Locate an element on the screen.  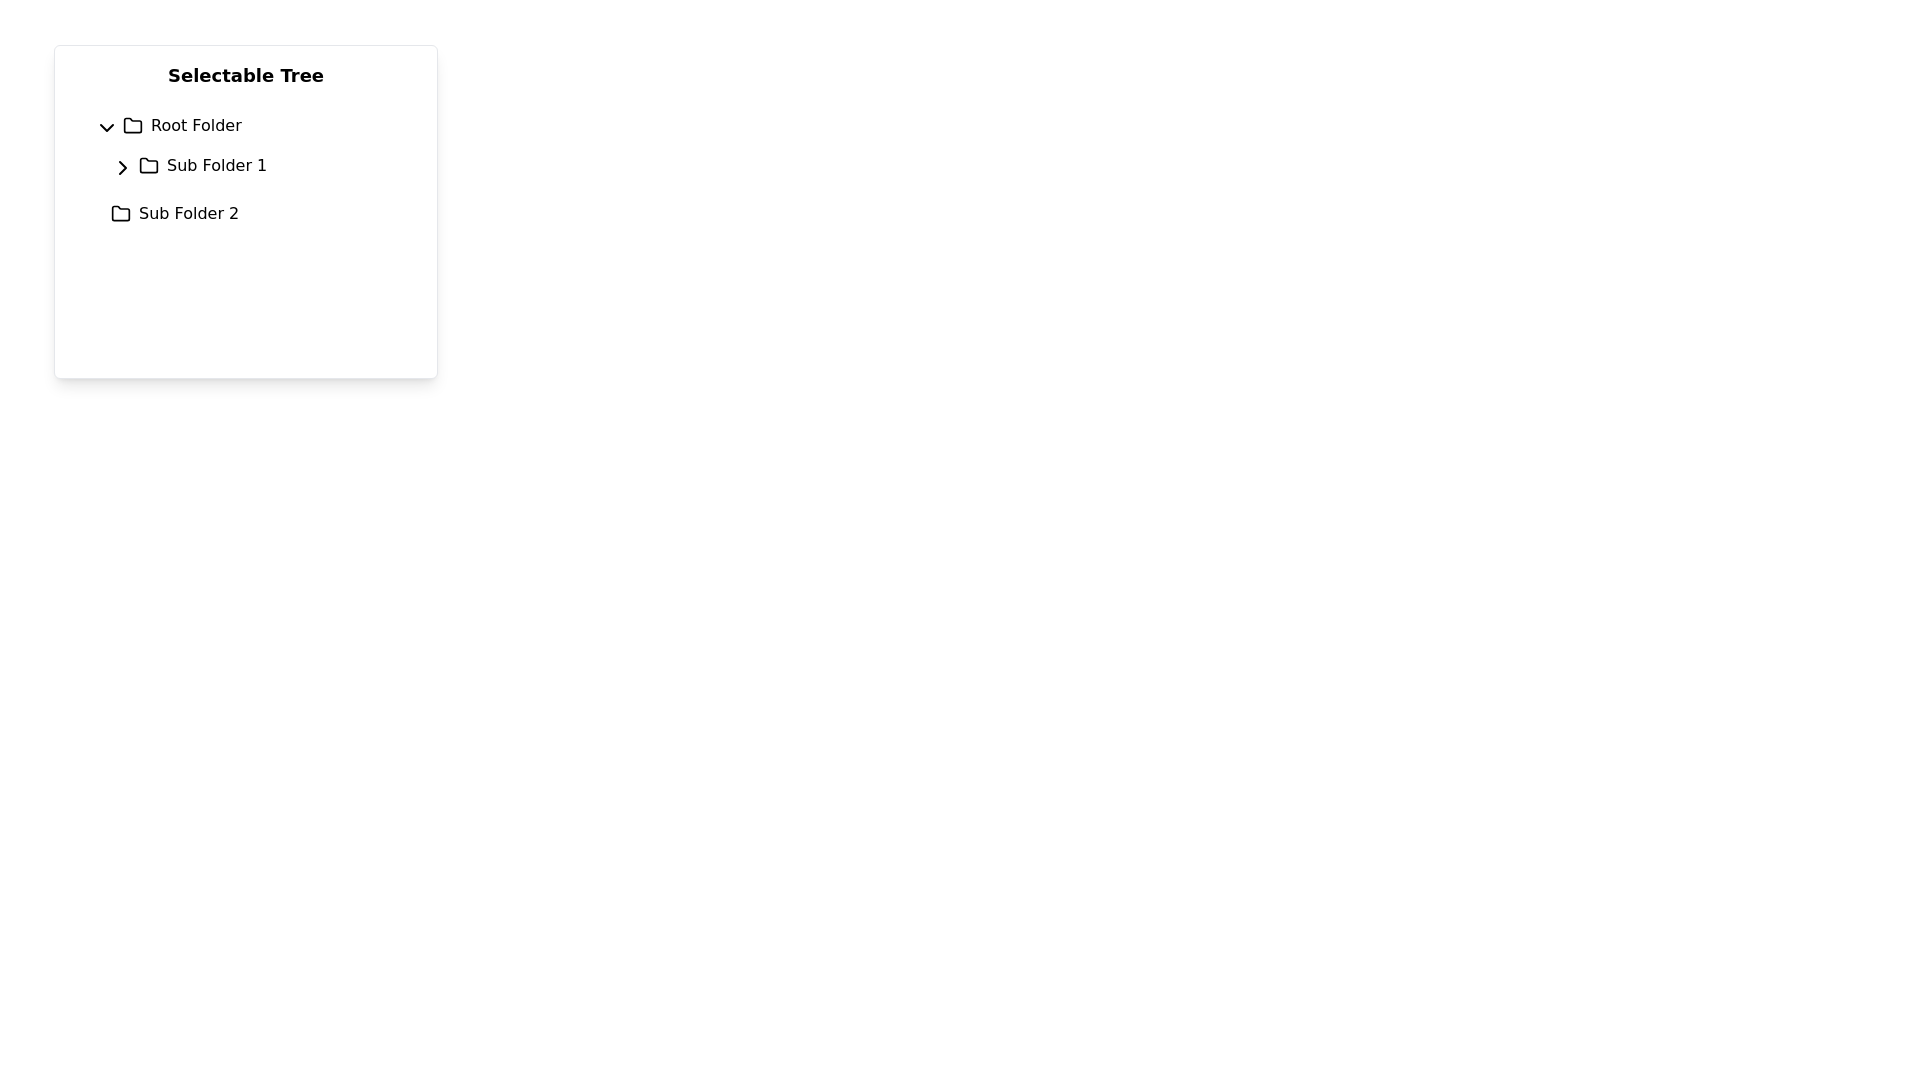
the SVG icon resembling a folder, which has a black outline and is positioned to the left of the text 'Sub Folder 2' is located at coordinates (119, 213).